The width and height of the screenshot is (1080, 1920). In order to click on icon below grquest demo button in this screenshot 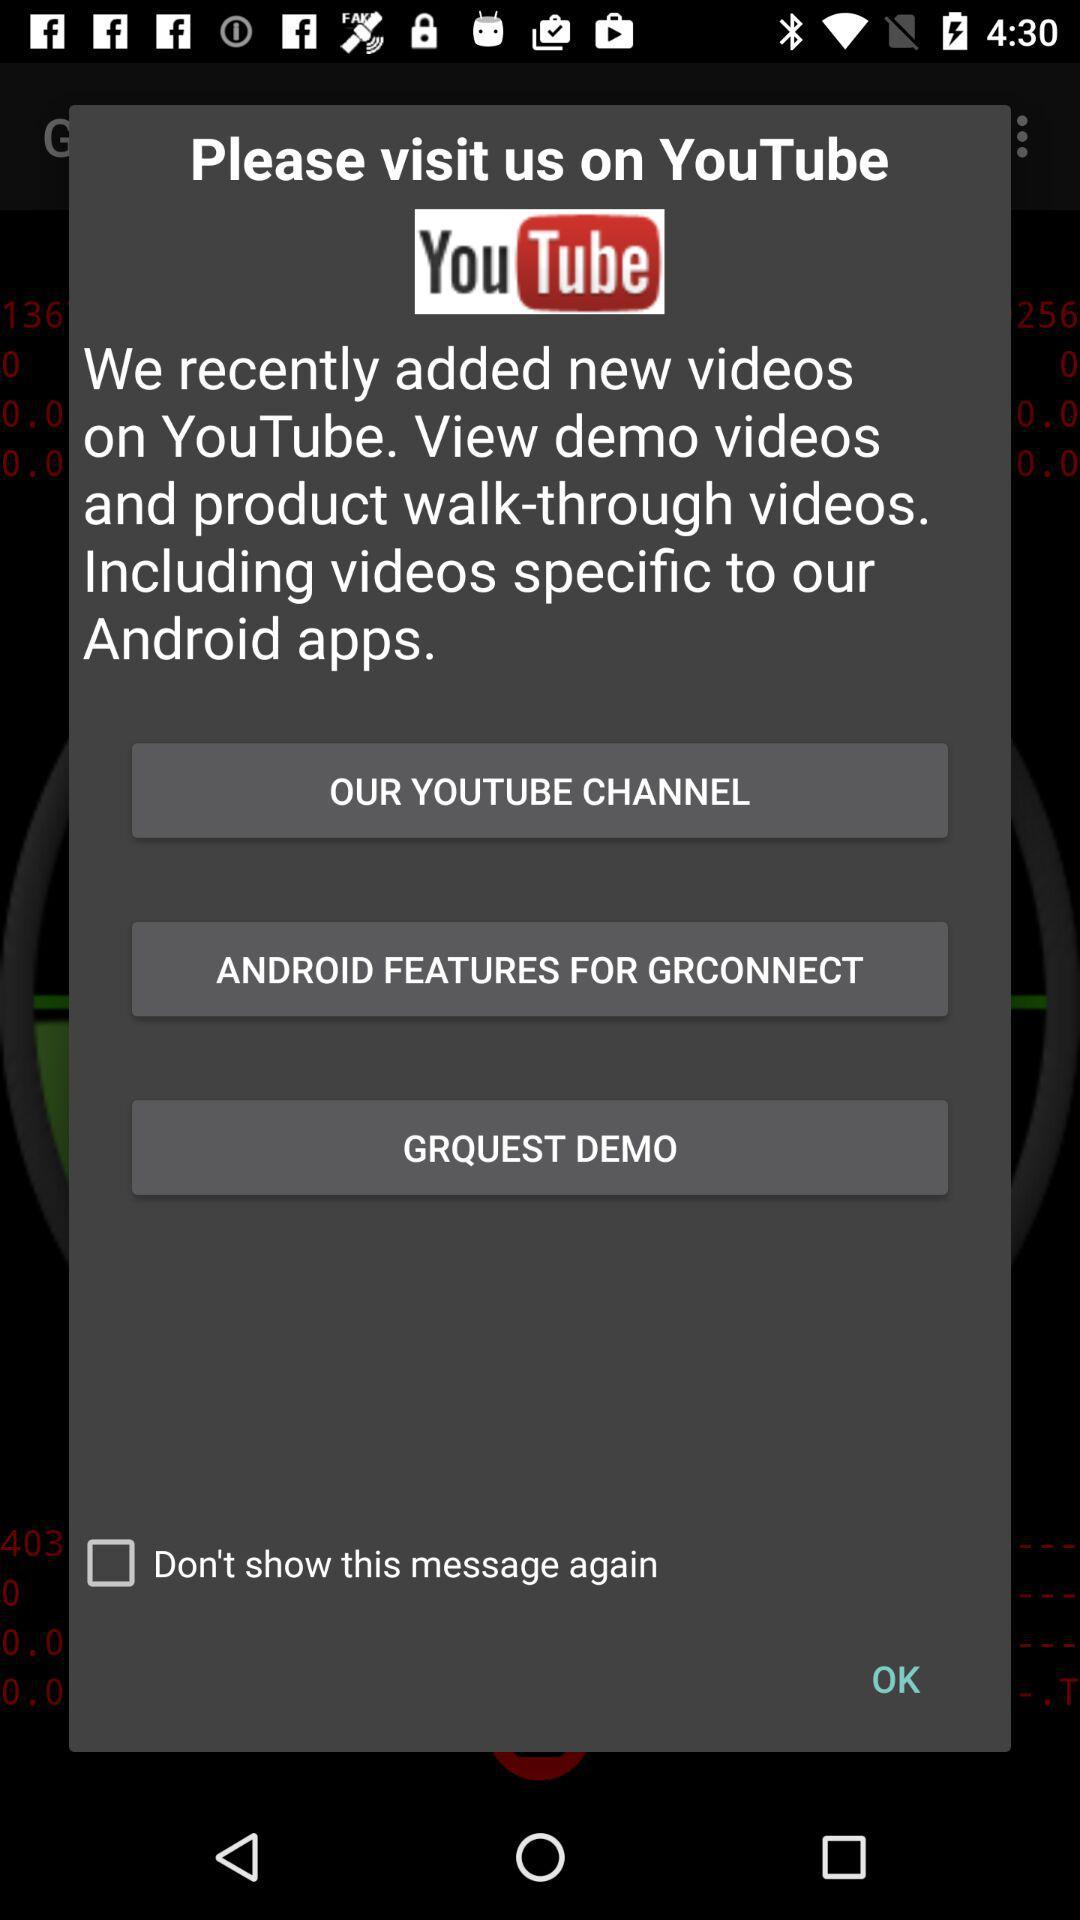, I will do `click(363, 1562)`.